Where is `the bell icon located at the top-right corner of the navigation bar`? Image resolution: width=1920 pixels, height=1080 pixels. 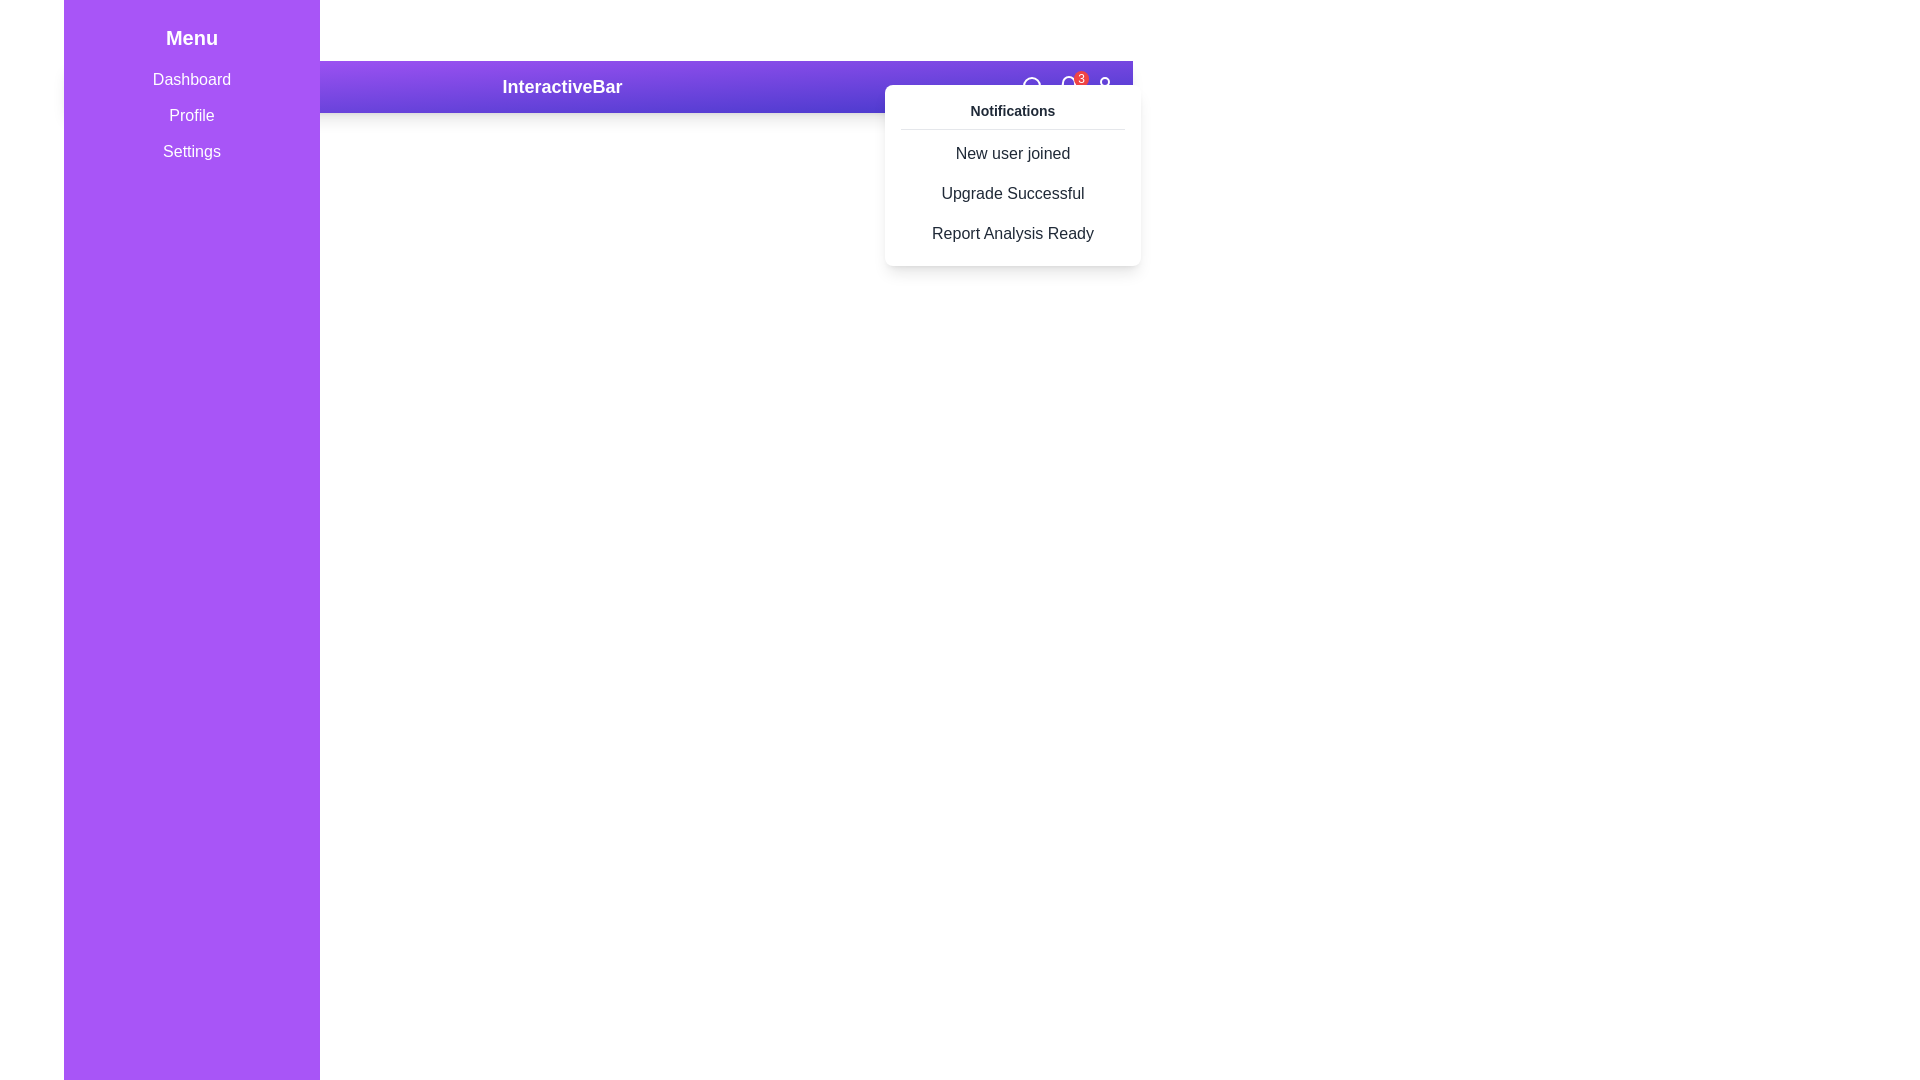 the bell icon located at the top-right corner of the navigation bar is located at coordinates (1080, 77).